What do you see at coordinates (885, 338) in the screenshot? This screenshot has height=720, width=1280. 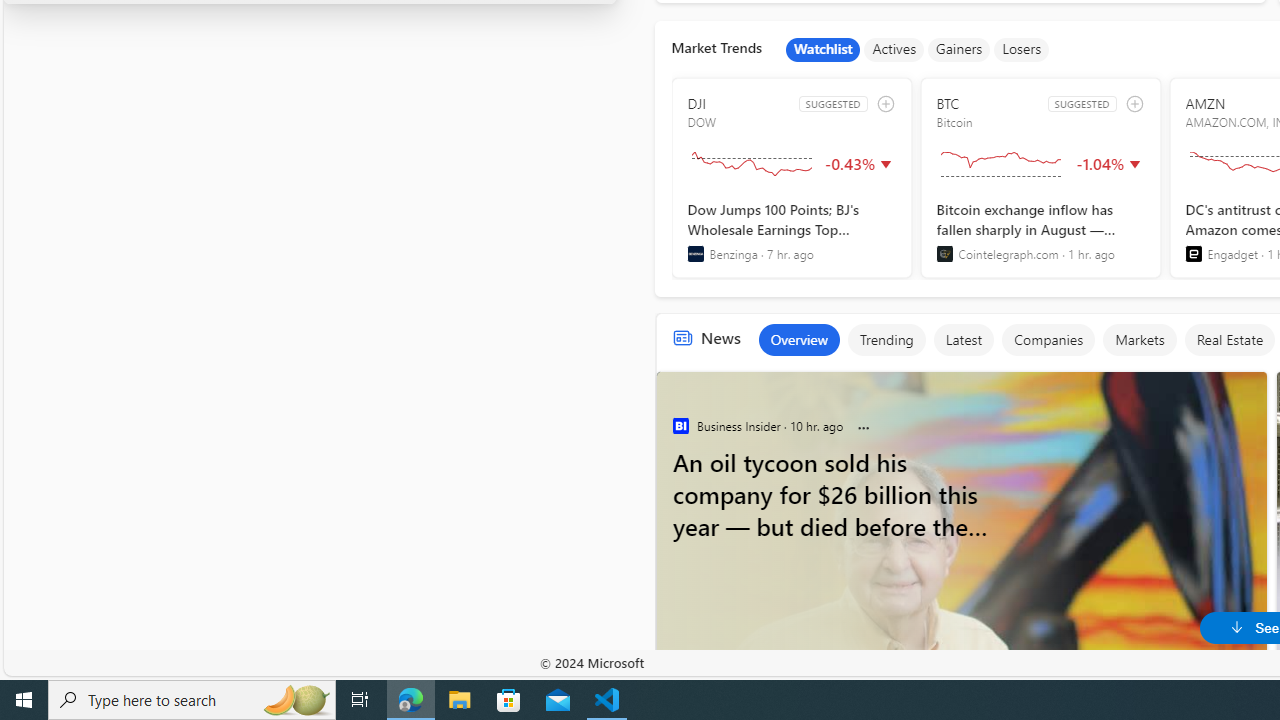 I see `'Trending'` at bounding box center [885, 338].